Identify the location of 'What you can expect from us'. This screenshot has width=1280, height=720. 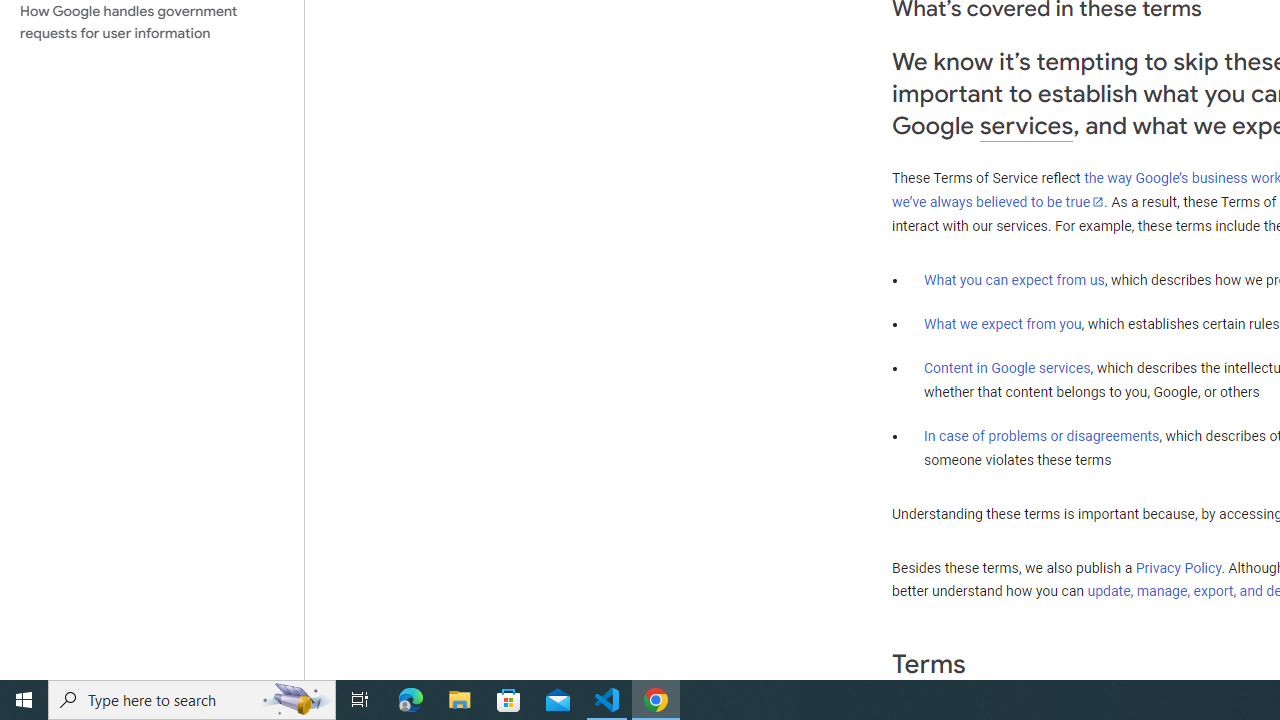
(1014, 279).